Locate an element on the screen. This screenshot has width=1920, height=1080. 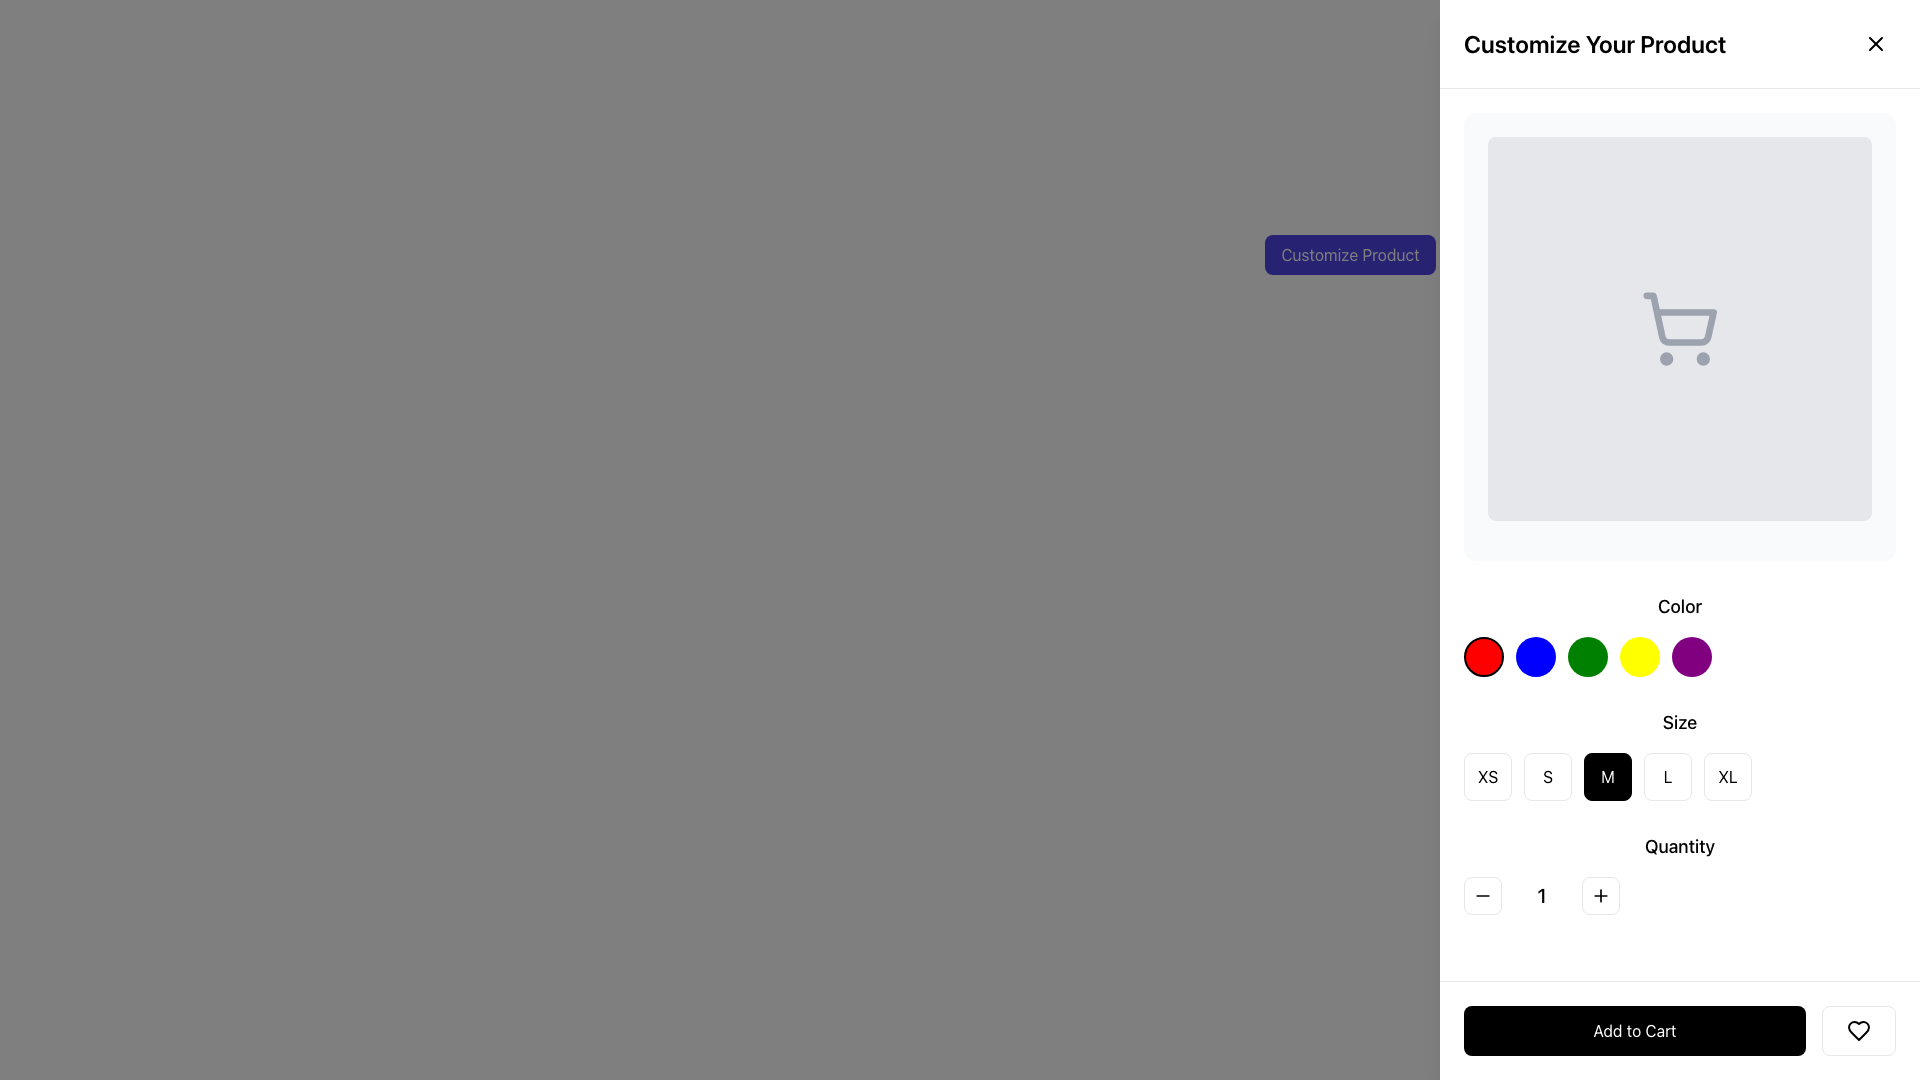
the 'XL' size selection button, which is the fifth button in the horizontal row of size options below the 'Color' selection section is located at coordinates (1727, 775).